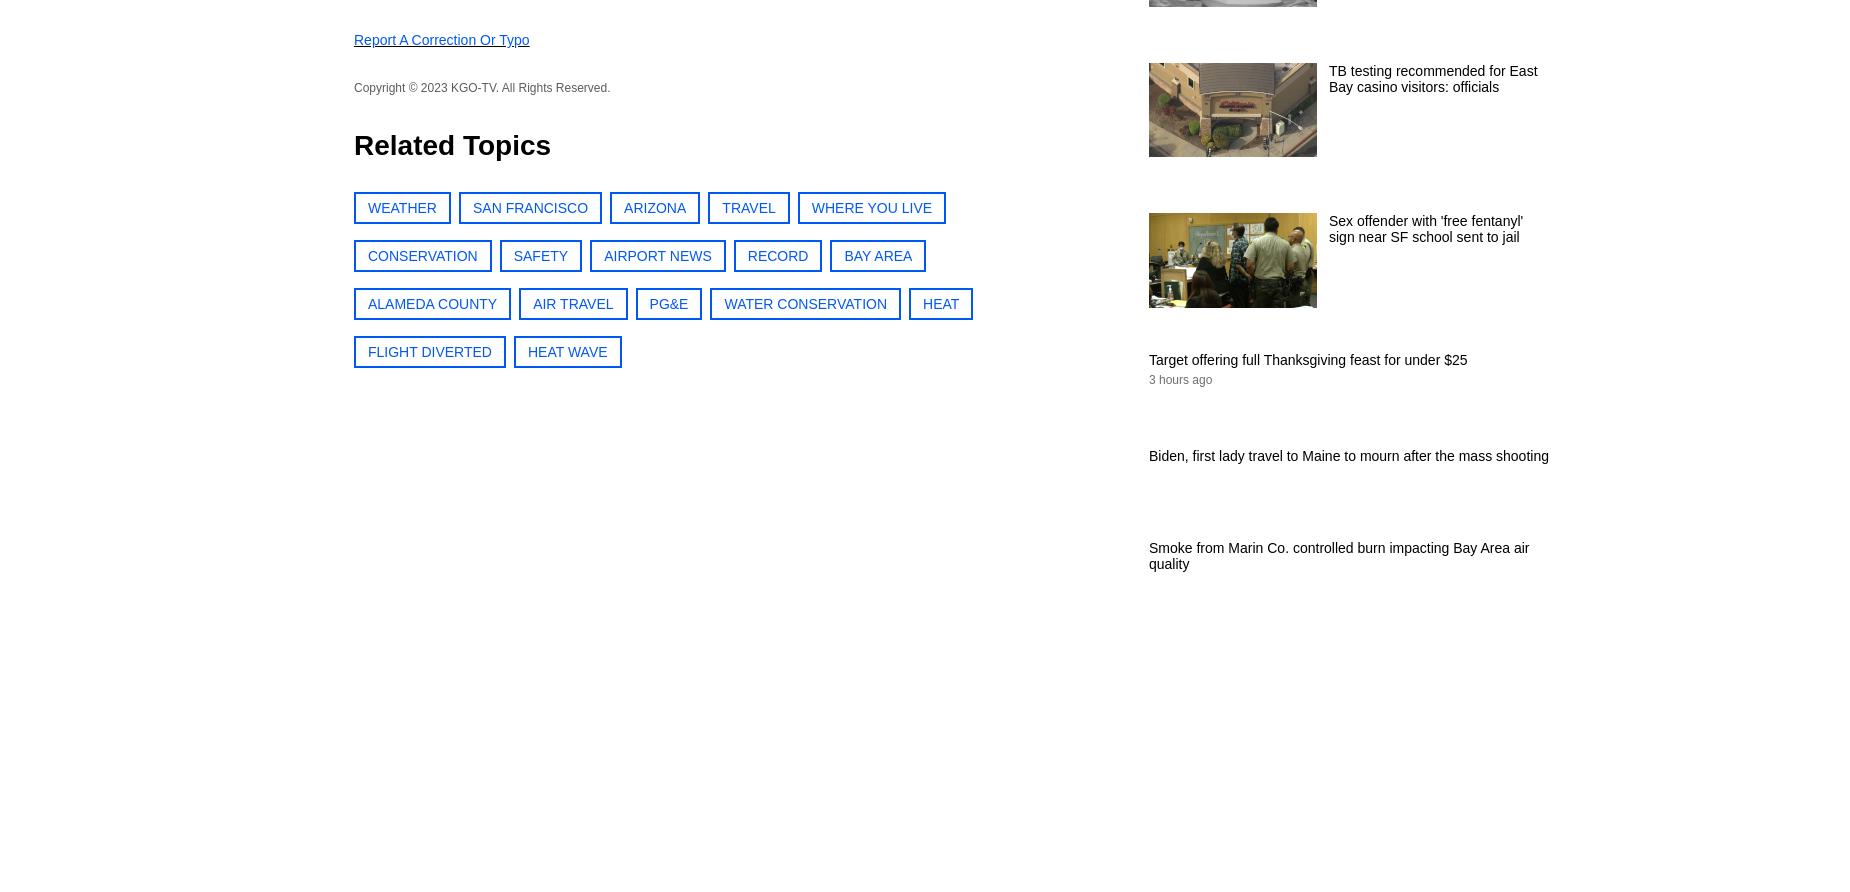 The image size is (1850, 892). I want to click on 'Report a correction or typo', so click(353, 39).